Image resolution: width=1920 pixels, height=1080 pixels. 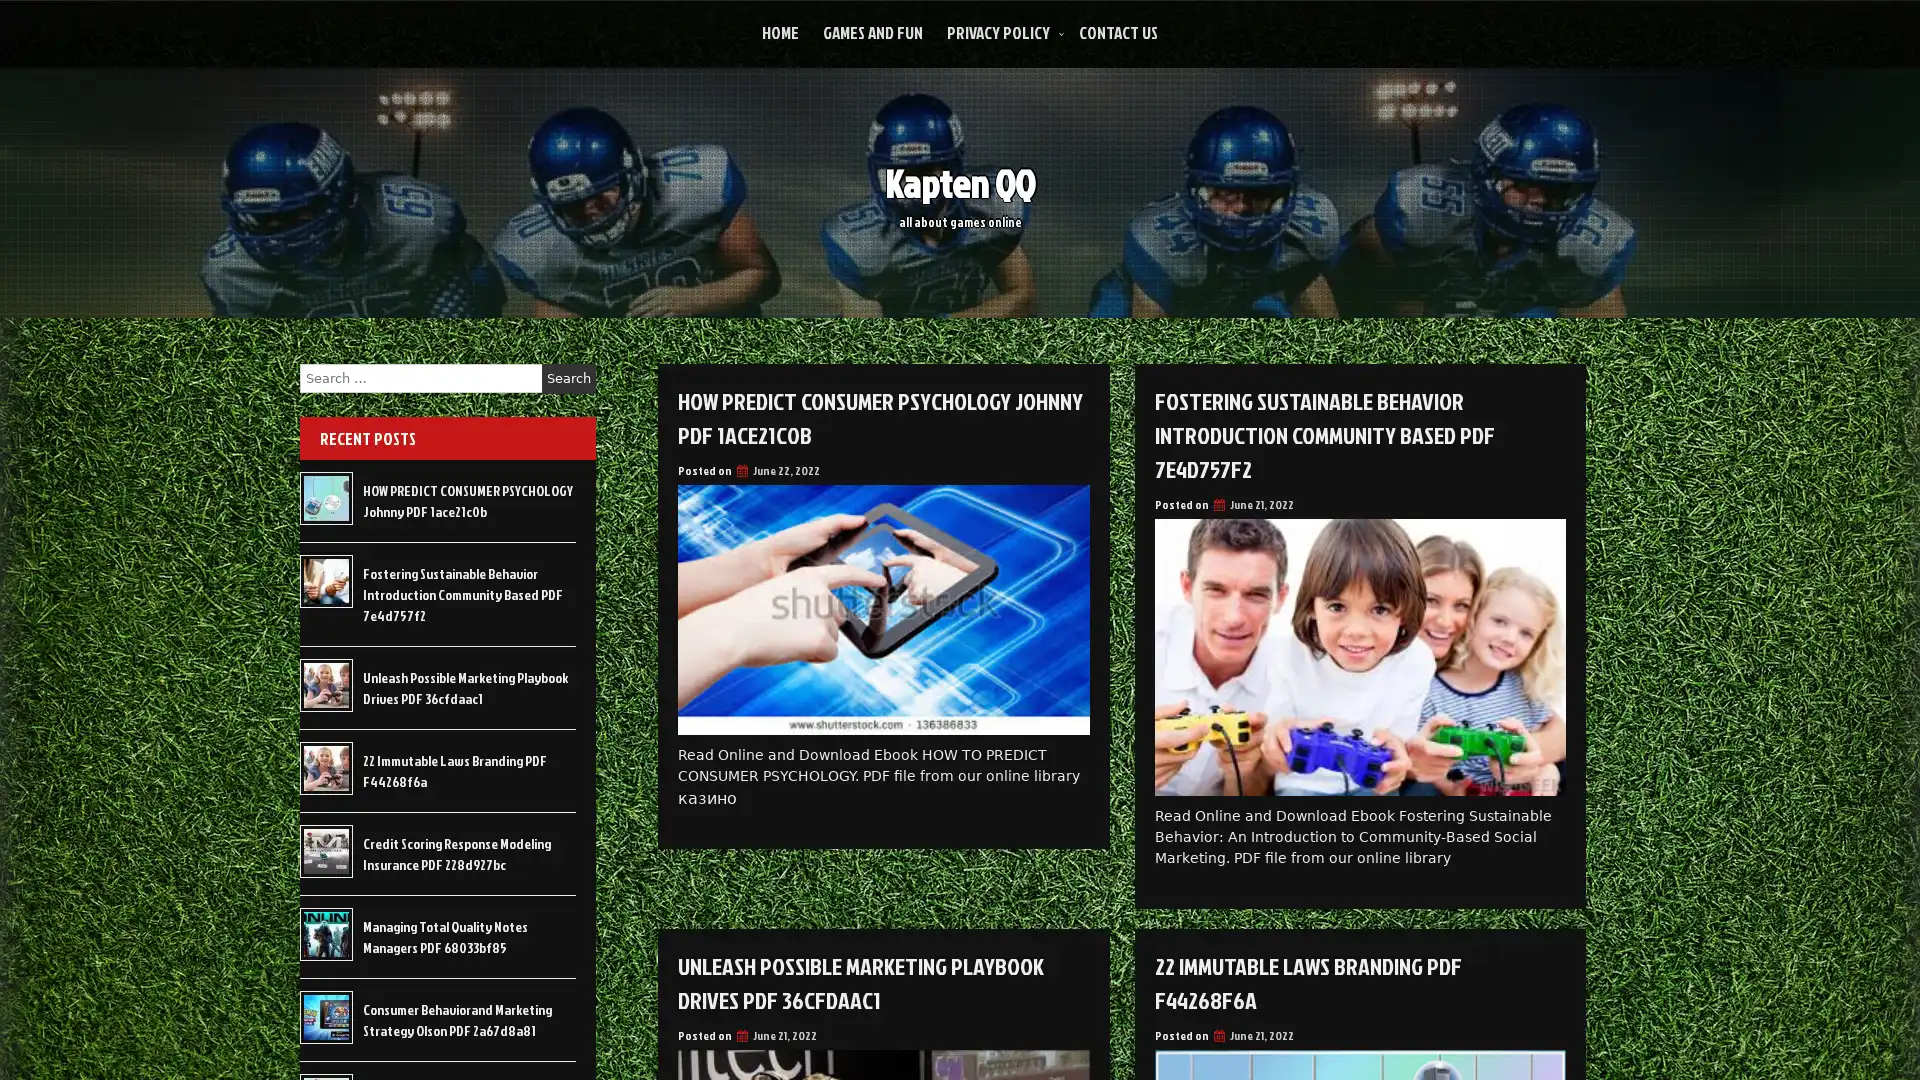 I want to click on Search, so click(x=568, y=378).